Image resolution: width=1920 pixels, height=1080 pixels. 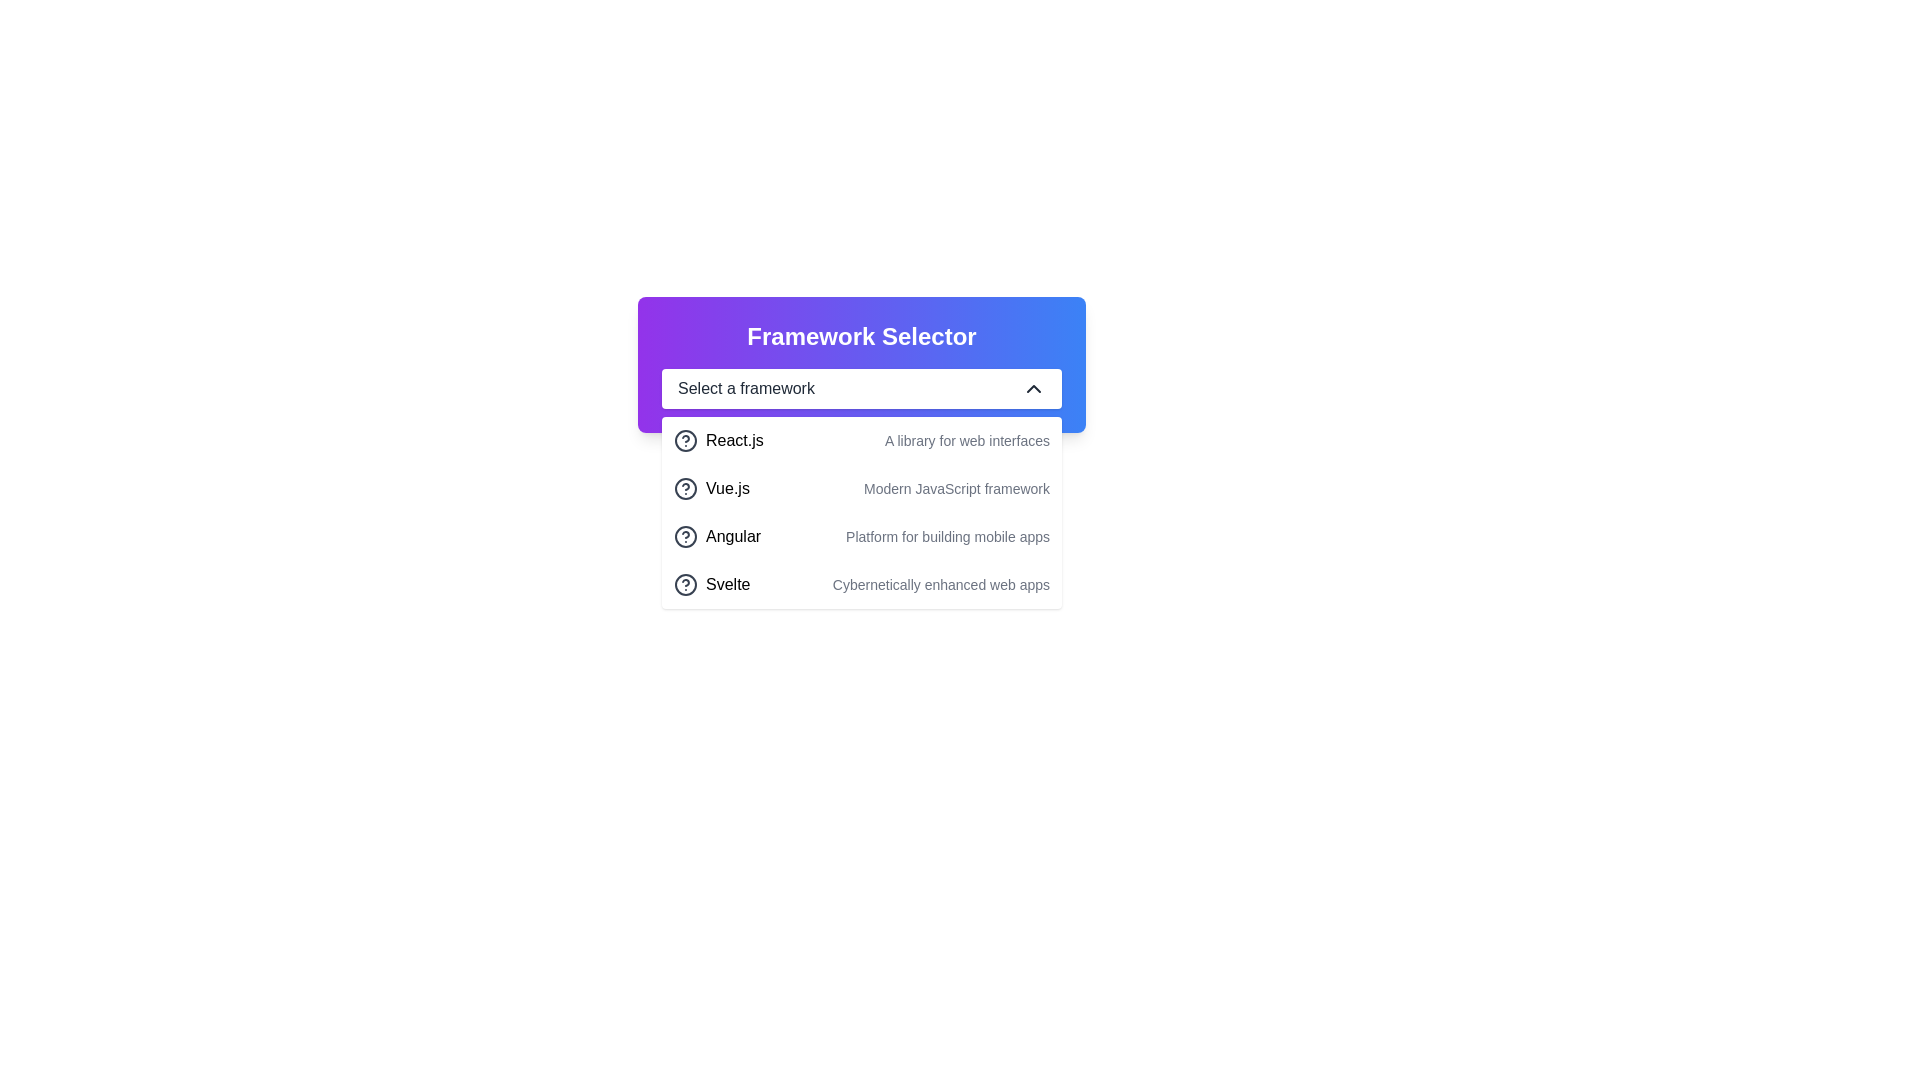 I want to click on the 'Vue.js' list item in the dropdown menu titled 'Framework Selector', so click(x=726, y=489).